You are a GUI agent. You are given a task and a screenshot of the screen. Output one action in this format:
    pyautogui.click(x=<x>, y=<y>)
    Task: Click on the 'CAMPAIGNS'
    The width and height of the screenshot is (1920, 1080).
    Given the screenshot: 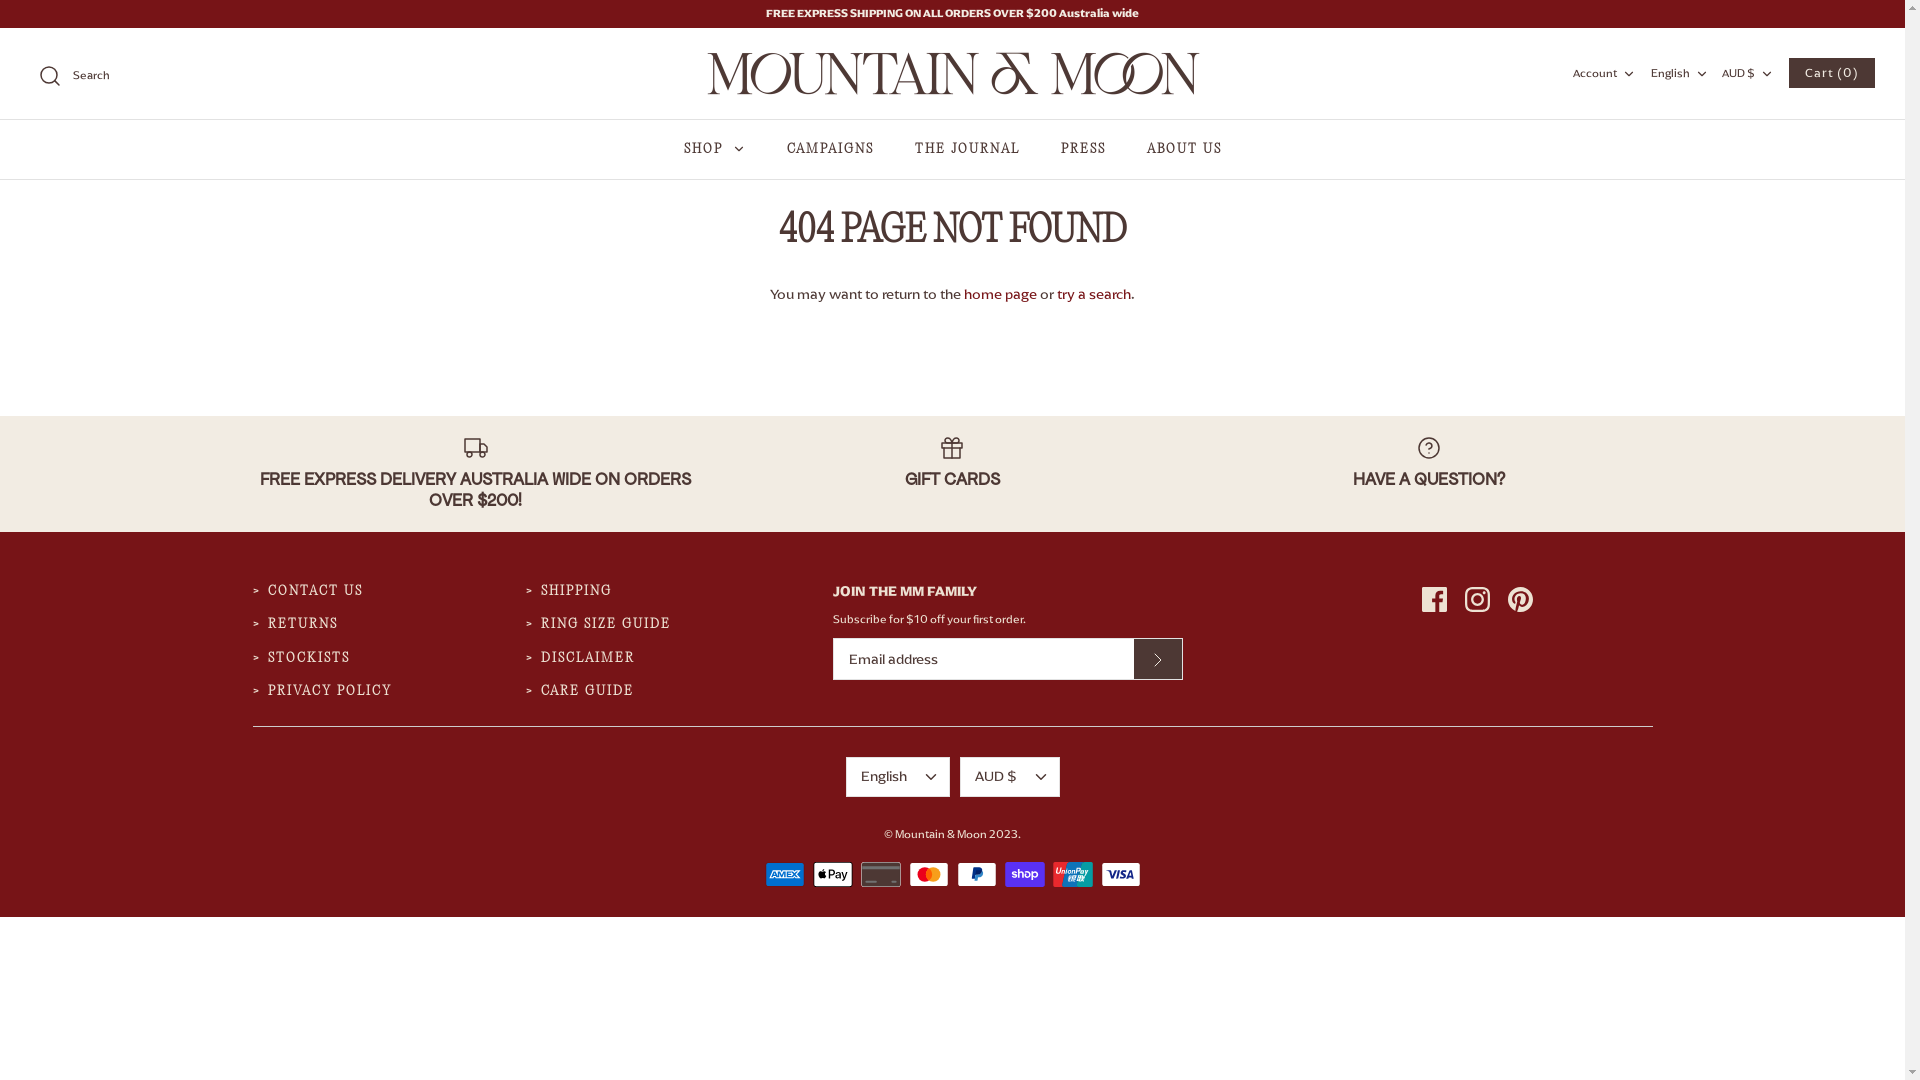 What is the action you would take?
    pyautogui.click(x=829, y=149)
    